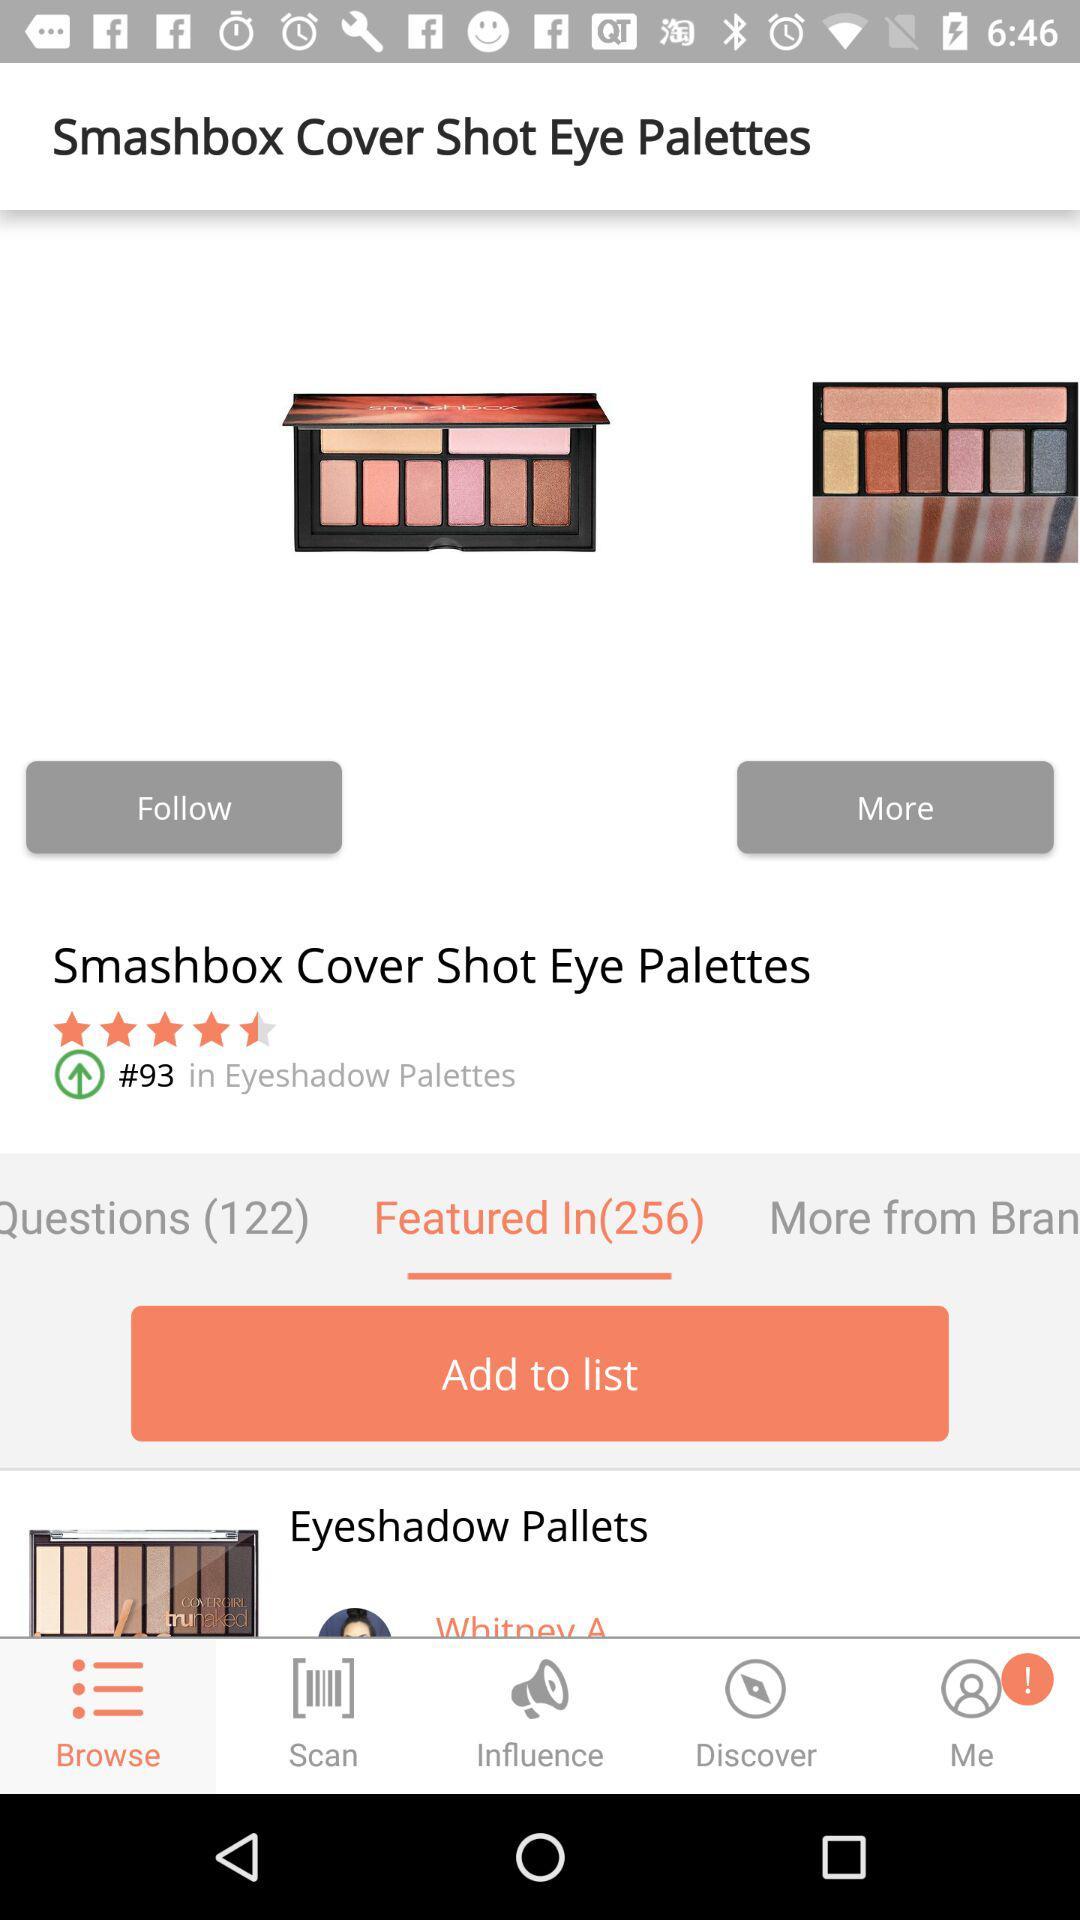 This screenshot has height=1920, width=1080. What do you see at coordinates (538, 1215) in the screenshot?
I see `the item to the right of questions (122)` at bounding box center [538, 1215].